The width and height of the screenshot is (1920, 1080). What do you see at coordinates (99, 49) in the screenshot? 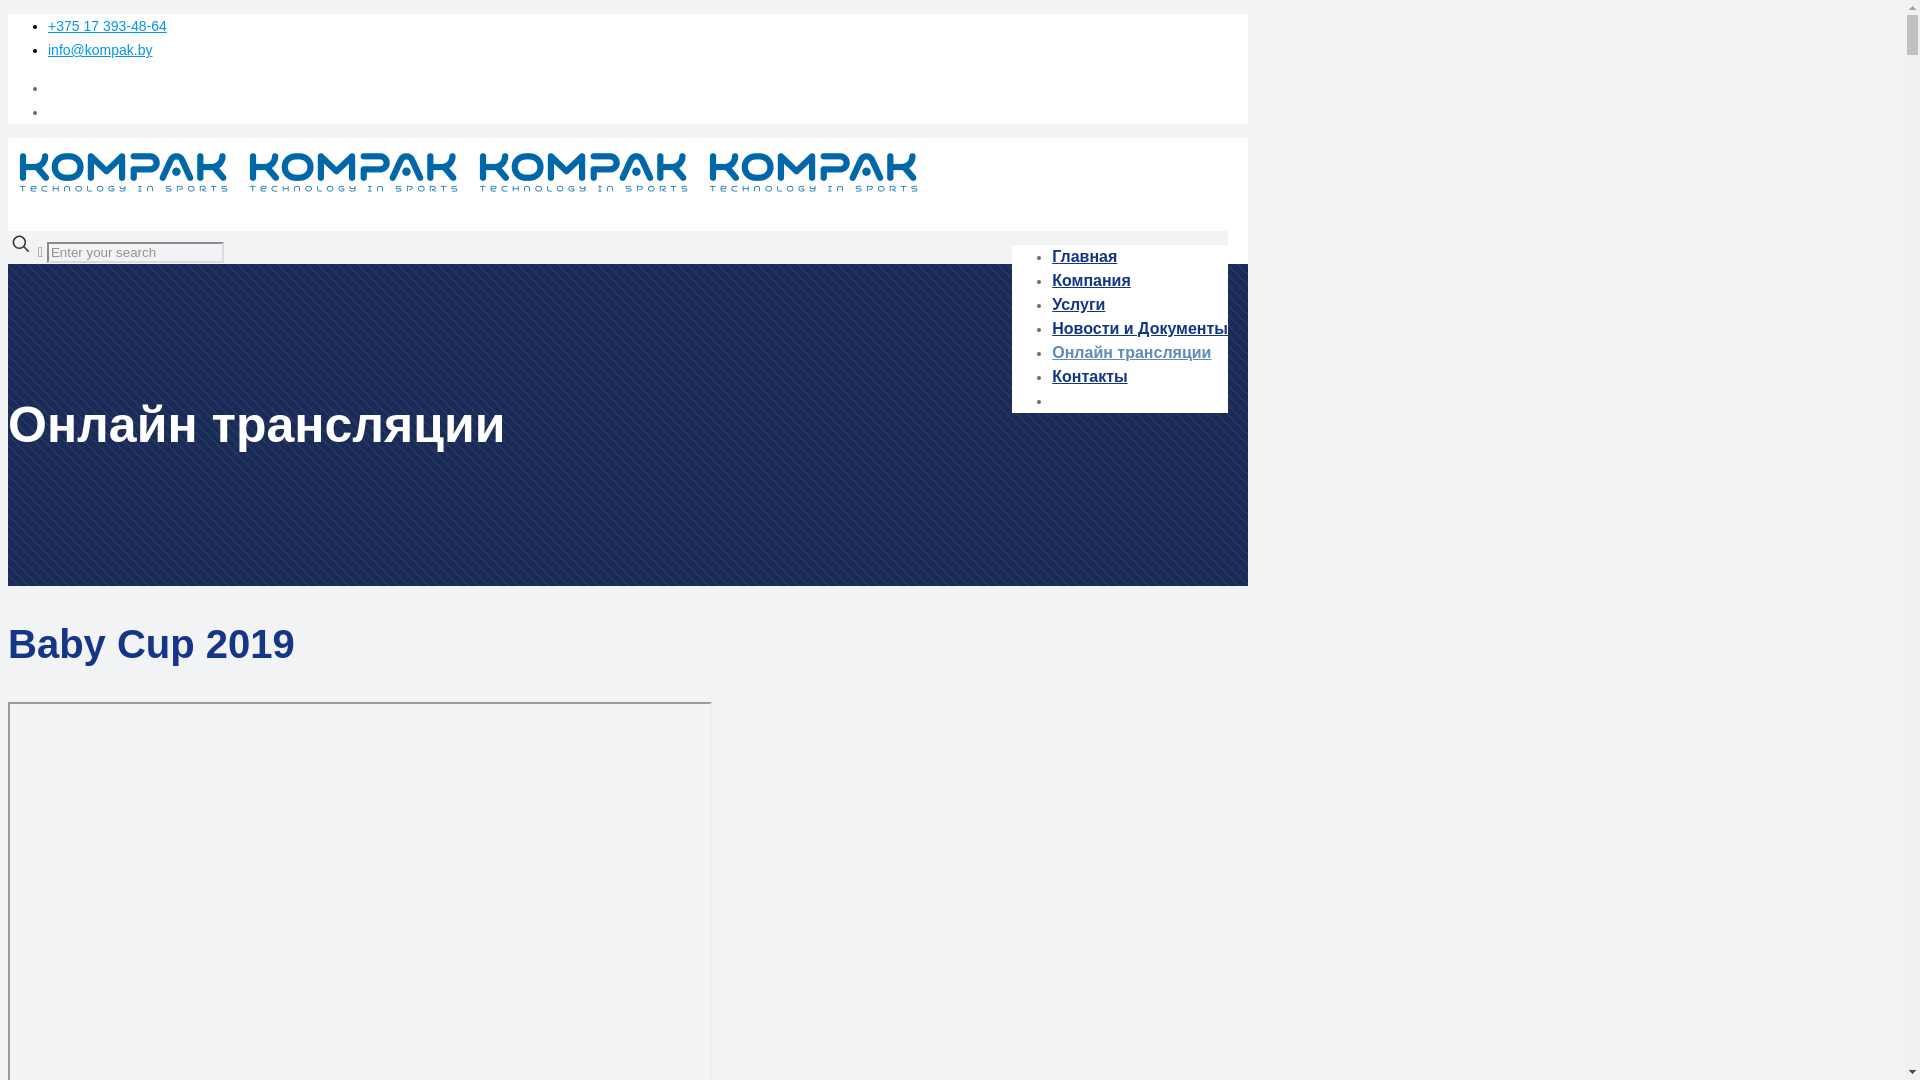
I see `'info@kompak.by'` at bounding box center [99, 49].